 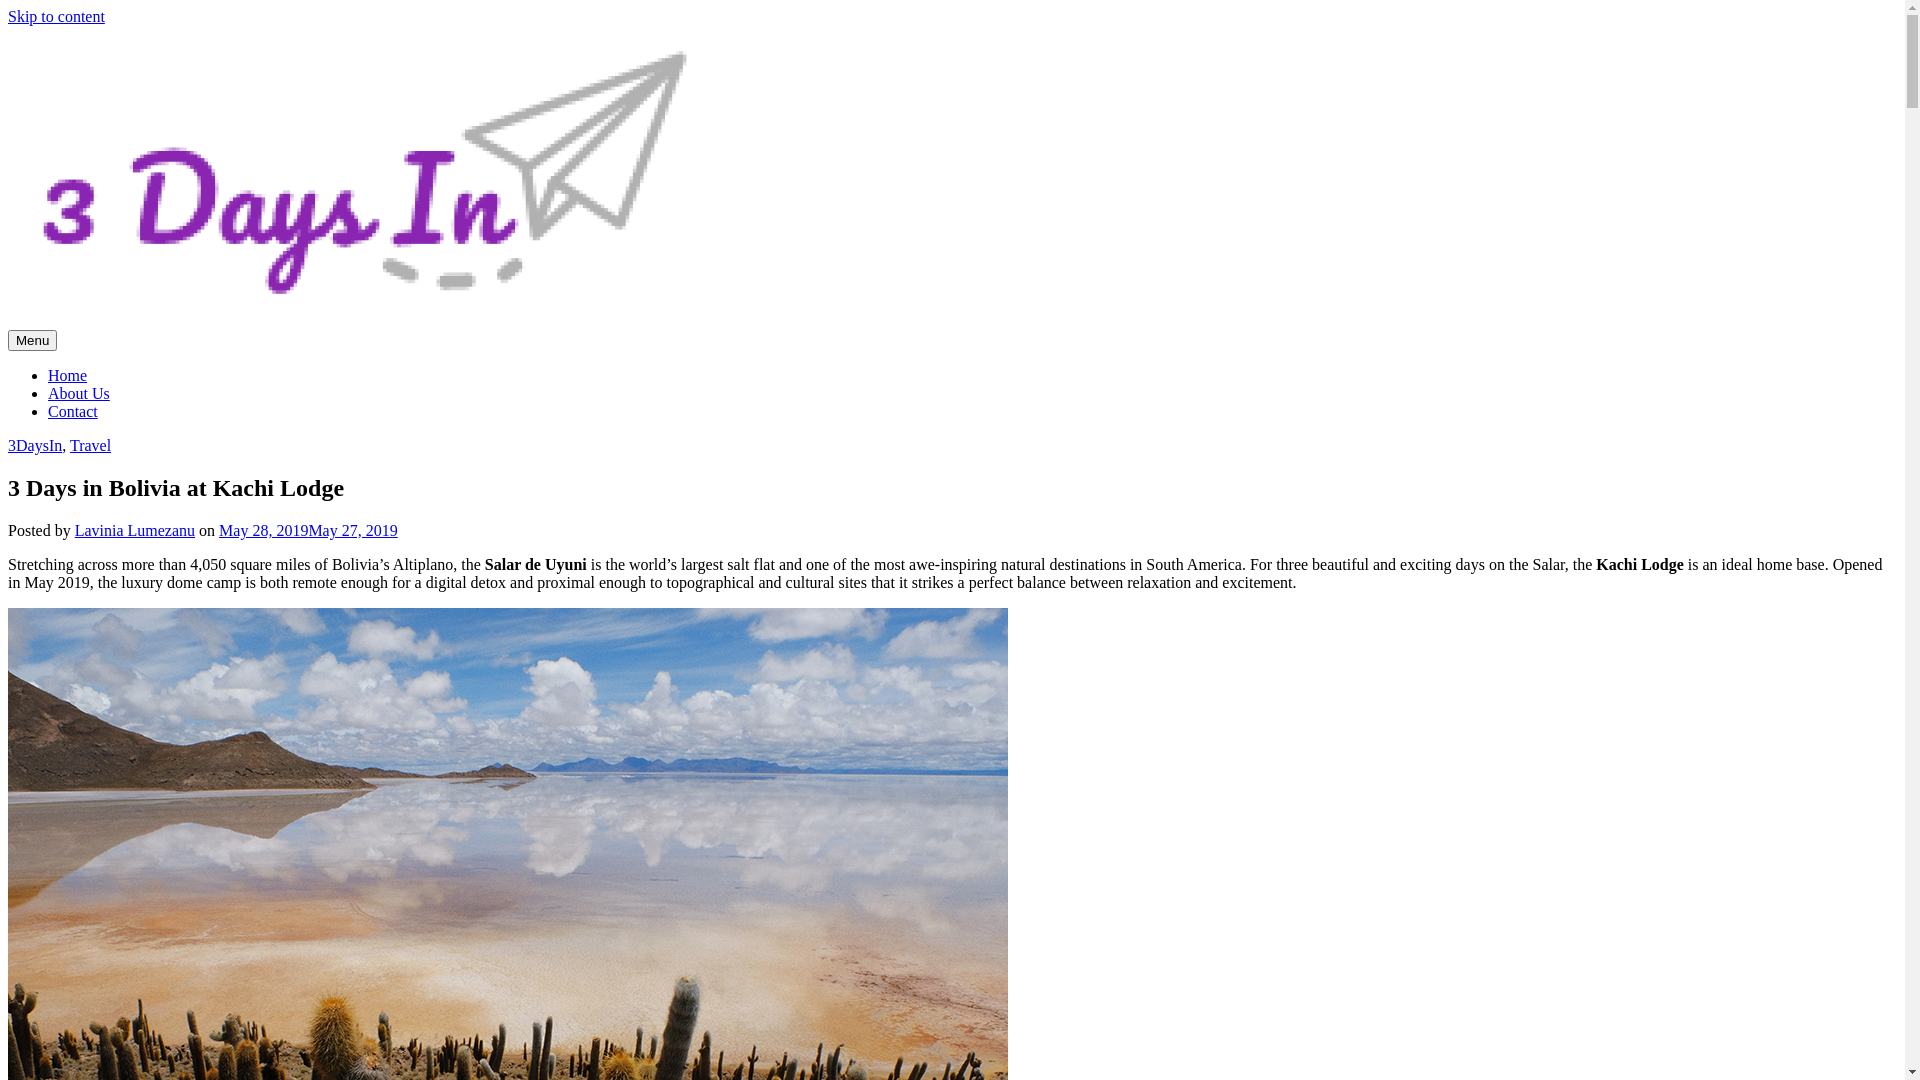 What do you see at coordinates (48, 393) in the screenshot?
I see `'About Us'` at bounding box center [48, 393].